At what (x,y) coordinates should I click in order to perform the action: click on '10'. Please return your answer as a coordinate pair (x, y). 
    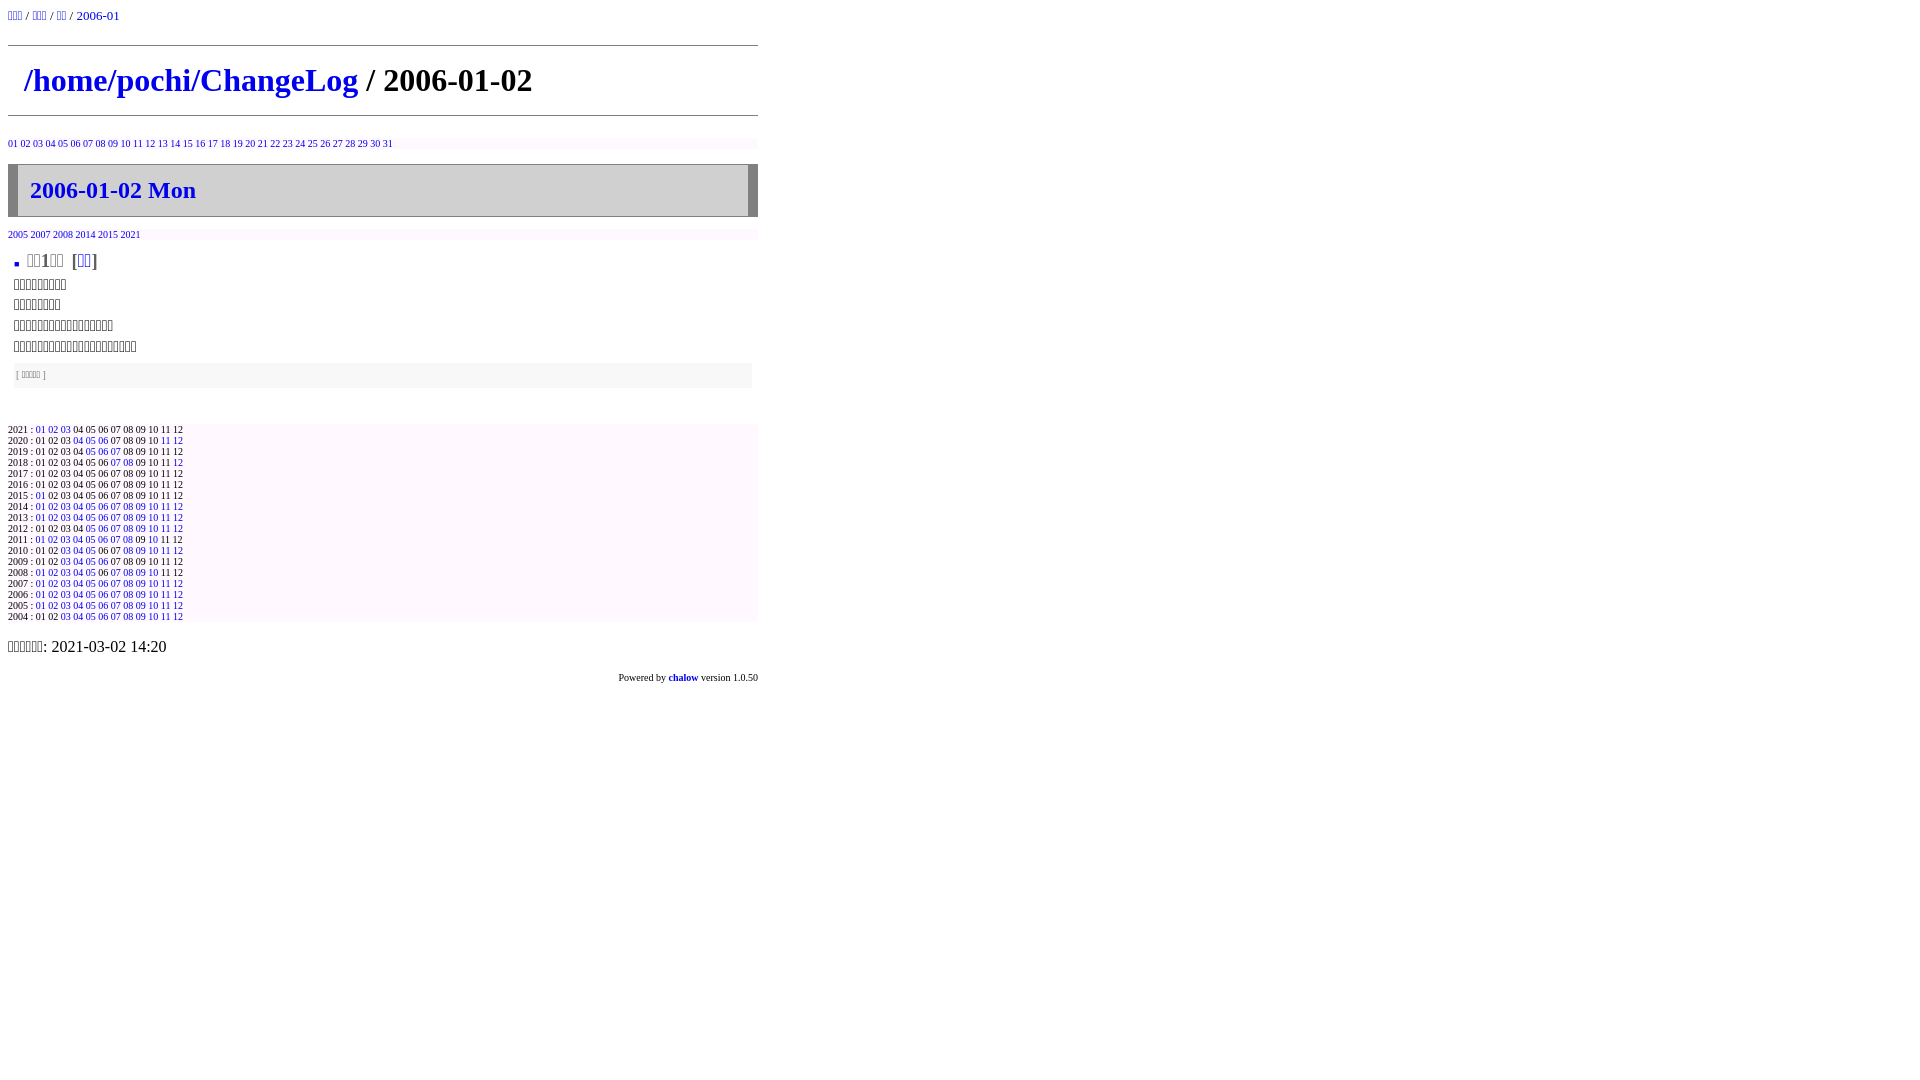
    Looking at the image, I should click on (119, 142).